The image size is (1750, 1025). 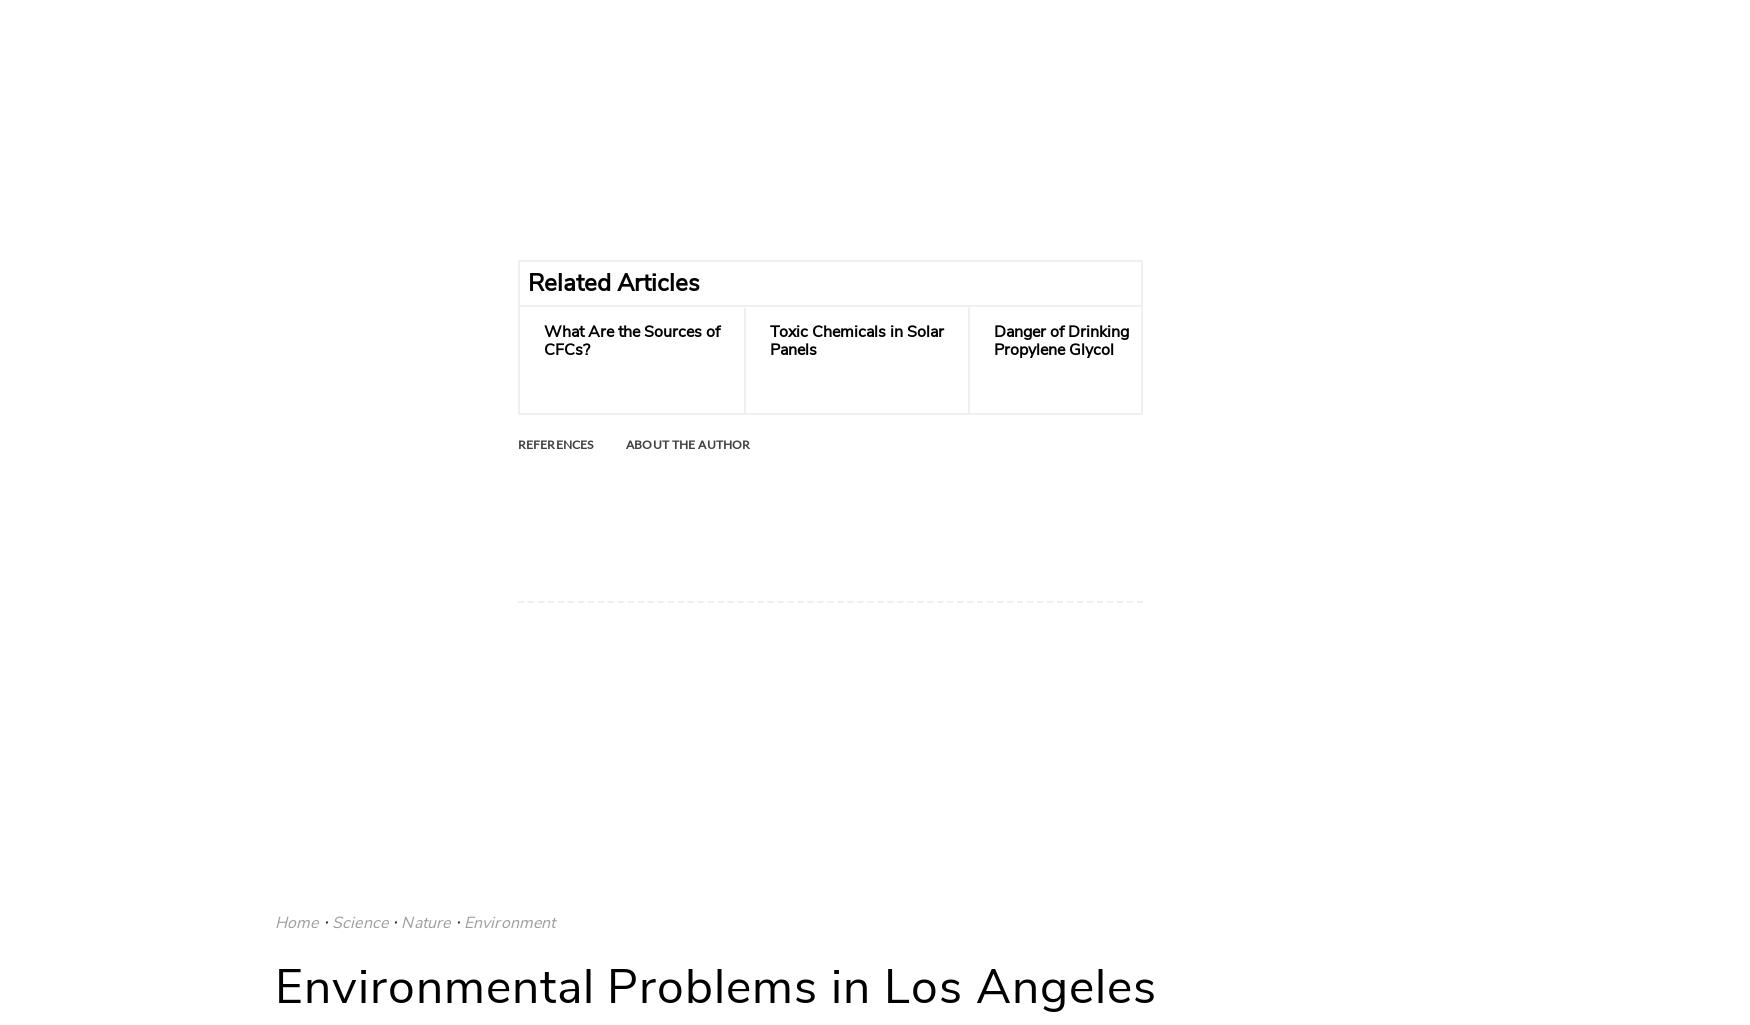 What do you see at coordinates (1523, 349) in the screenshot?
I see `'What Are the Dangers of Accidentally Burning Styrofoam?'` at bounding box center [1523, 349].